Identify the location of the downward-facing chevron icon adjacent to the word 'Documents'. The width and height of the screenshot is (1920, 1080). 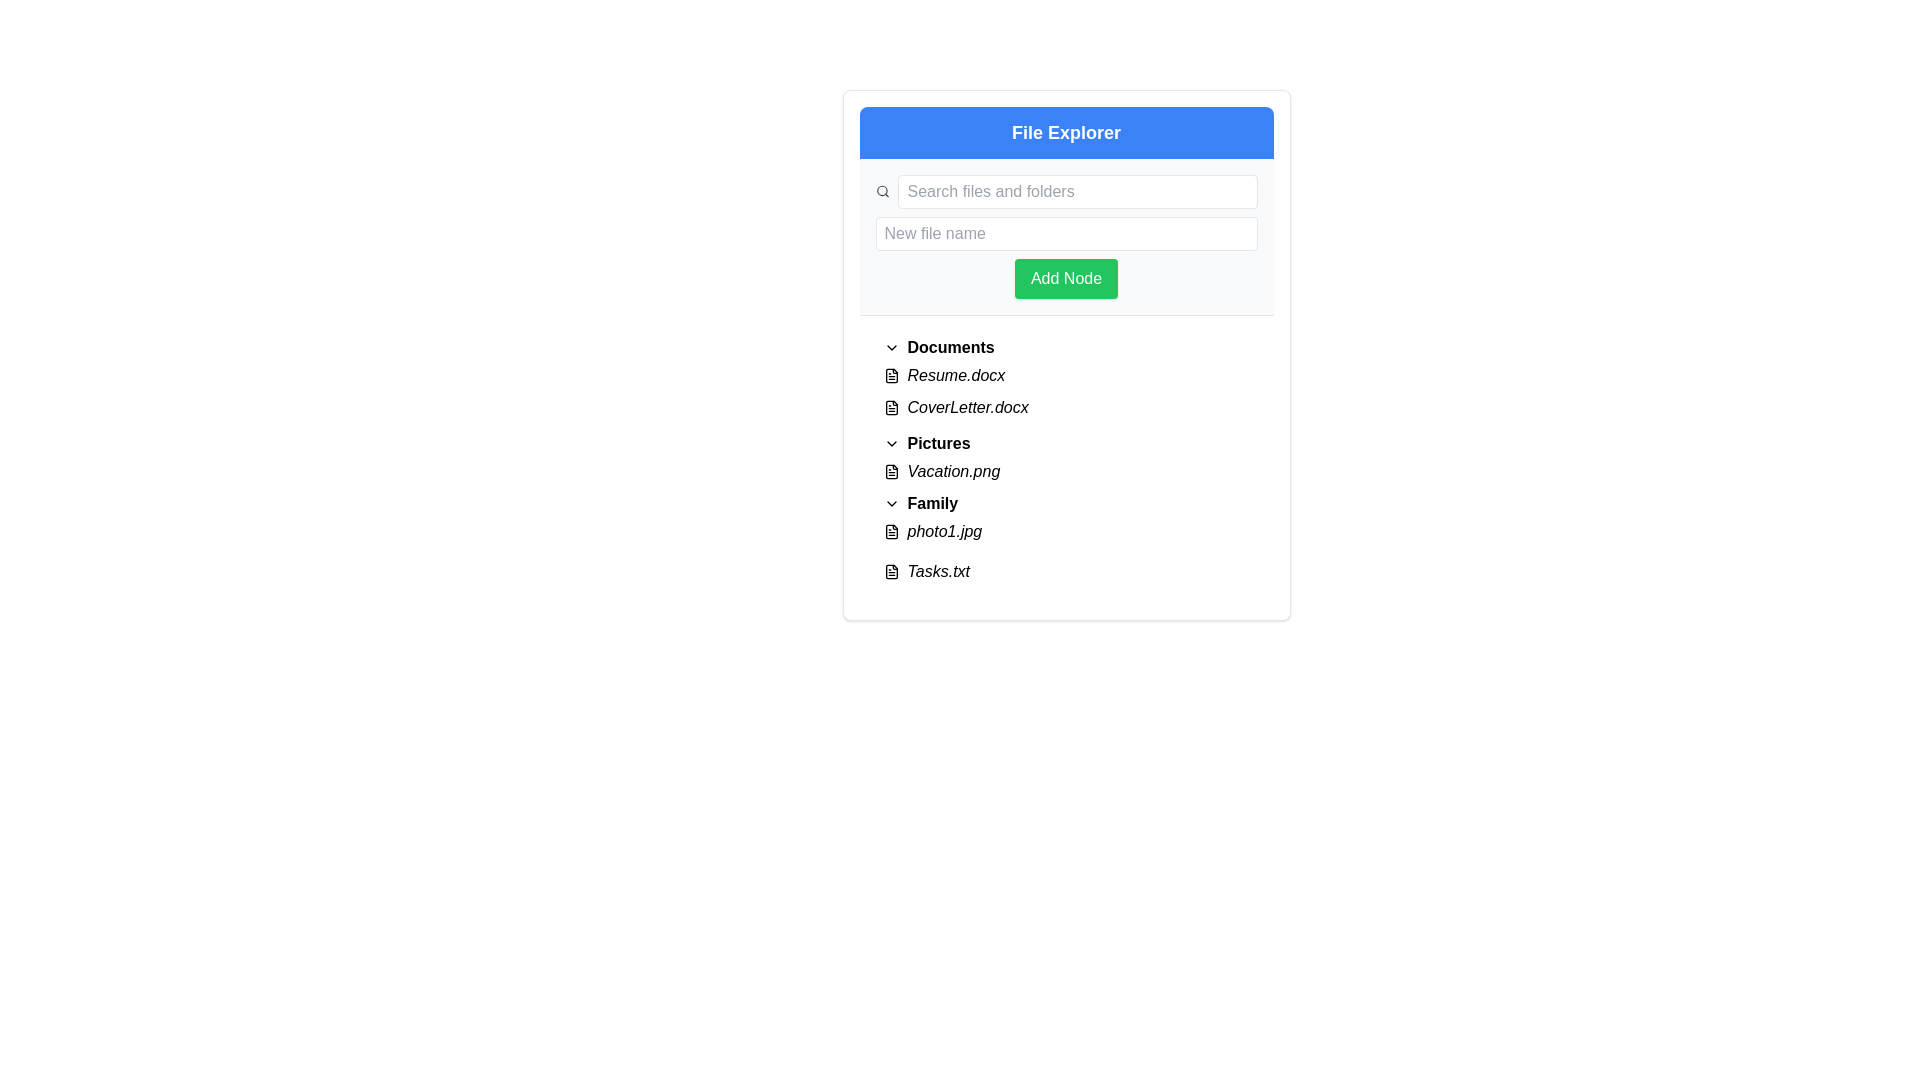
(890, 346).